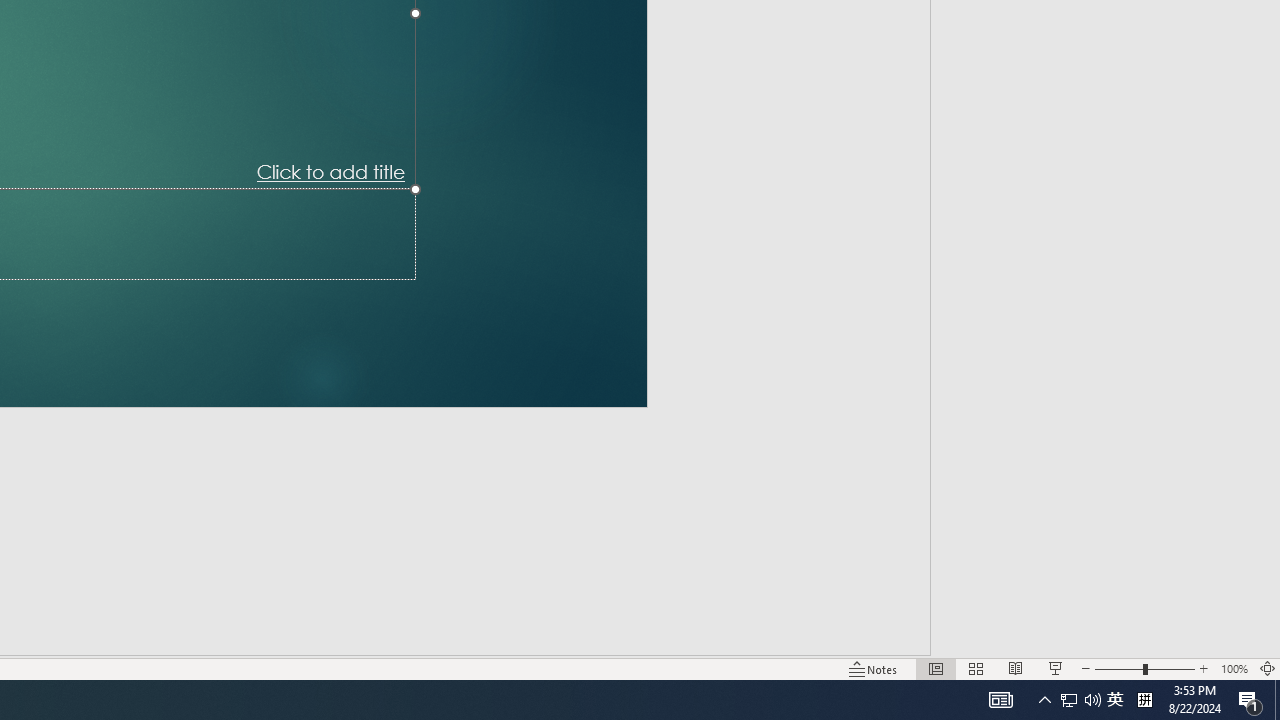 The image size is (1280, 720). What do you see at coordinates (1233, 669) in the screenshot?
I see `'Zoom 100%'` at bounding box center [1233, 669].